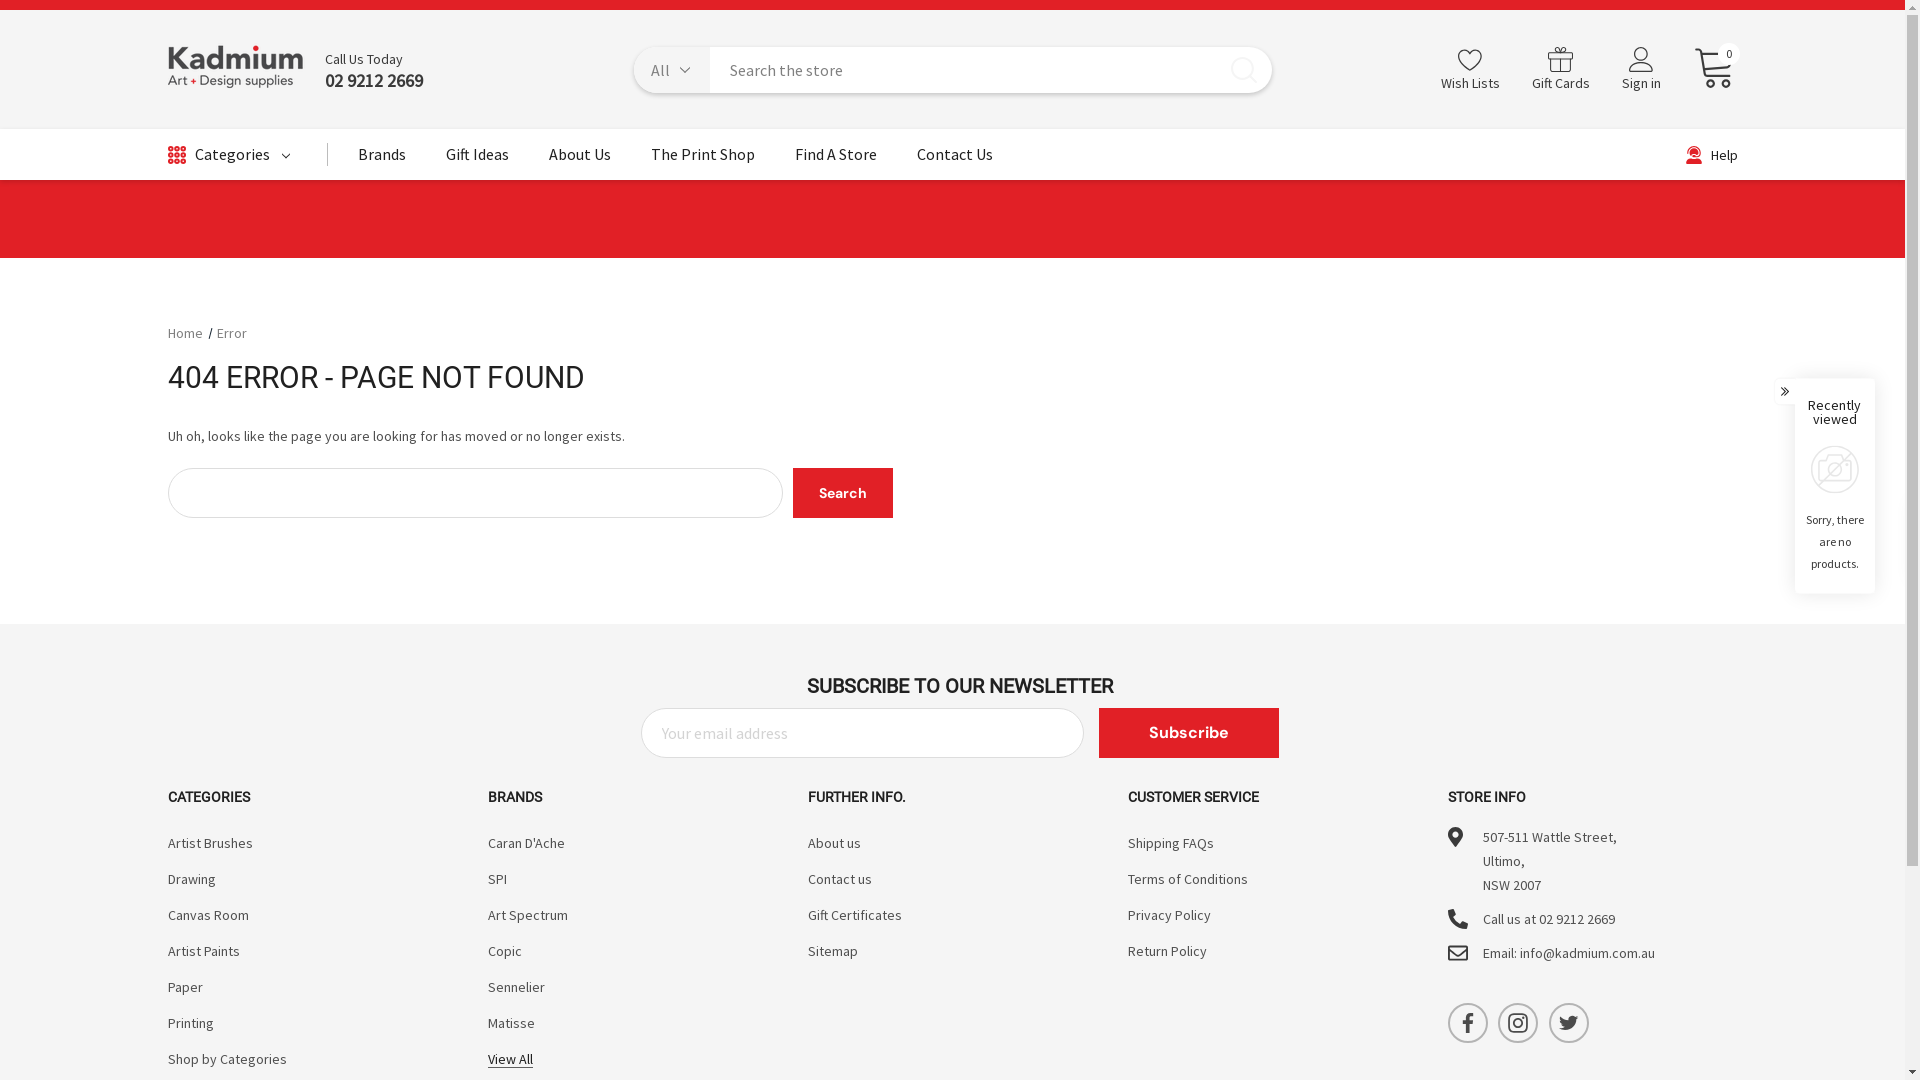 The height and width of the screenshot is (1080, 1920). What do you see at coordinates (528, 914) in the screenshot?
I see `'Art Spectrum'` at bounding box center [528, 914].